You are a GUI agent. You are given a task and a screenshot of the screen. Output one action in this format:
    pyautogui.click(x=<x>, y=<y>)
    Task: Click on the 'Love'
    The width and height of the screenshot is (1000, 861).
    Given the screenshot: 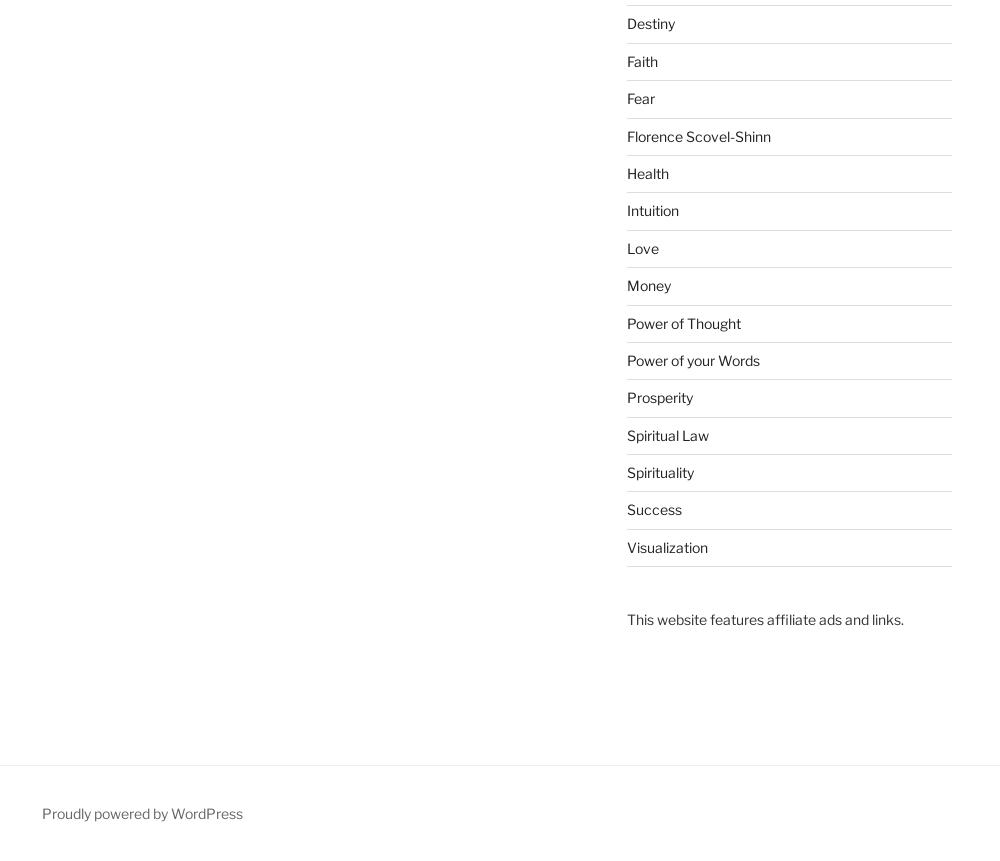 What is the action you would take?
    pyautogui.click(x=642, y=247)
    